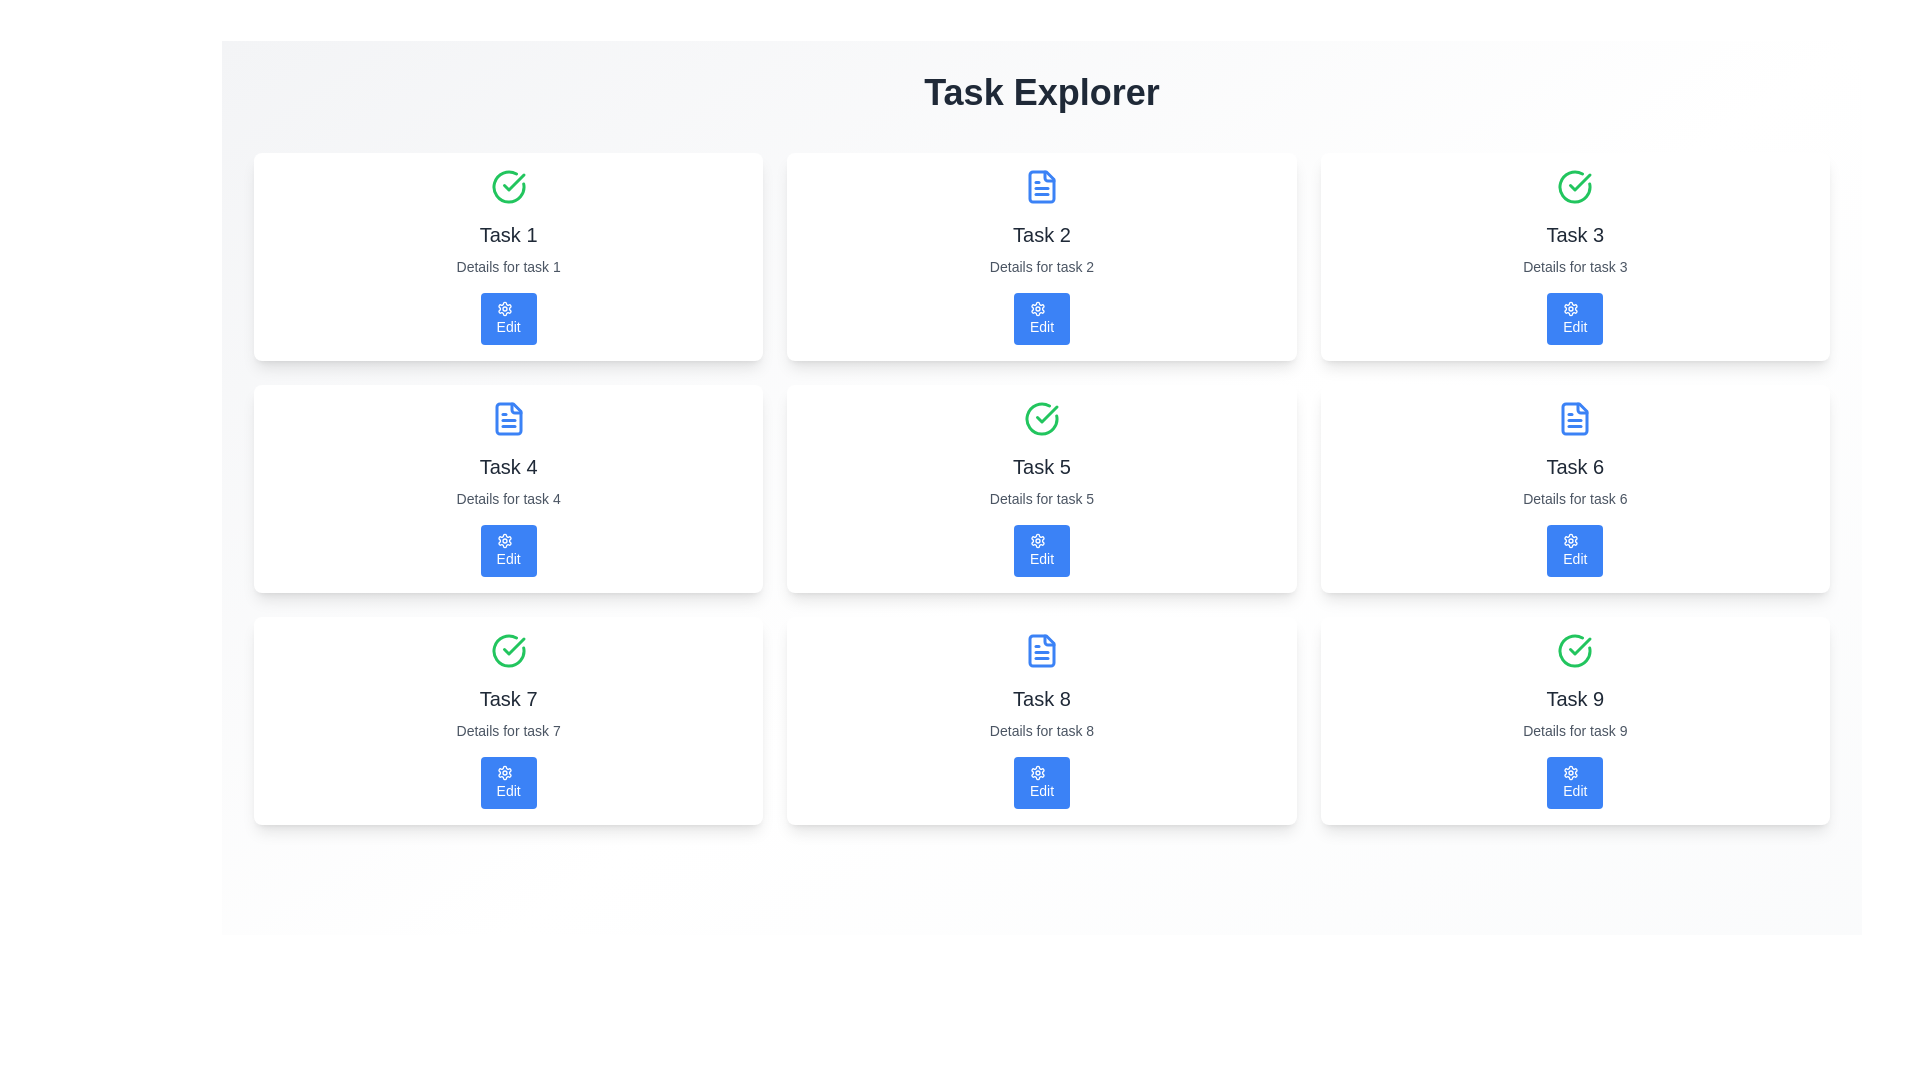 This screenshot has height=1080, width=1920. Describe the element at coordinates (508, 256) in the screenshot. I see `the first card` at that location.